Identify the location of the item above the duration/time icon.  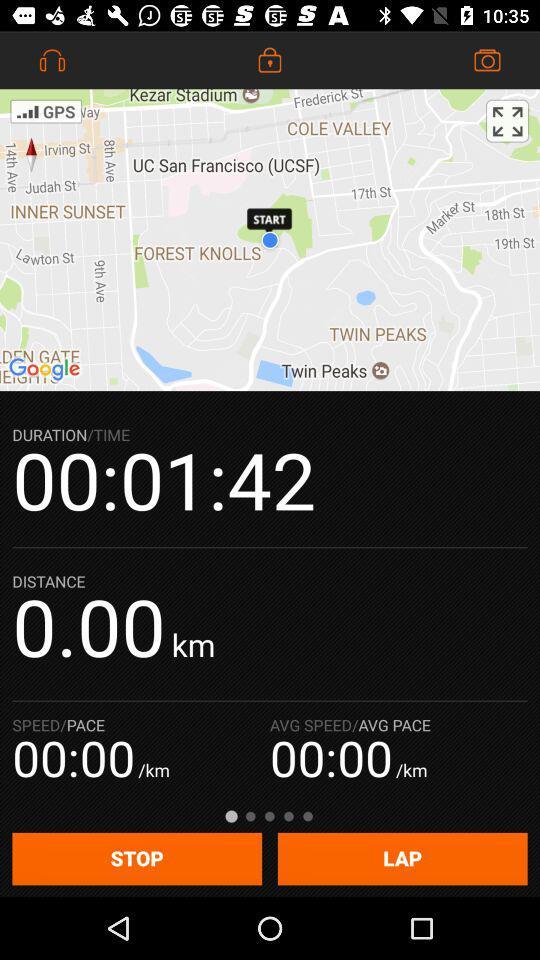
(270, 240).